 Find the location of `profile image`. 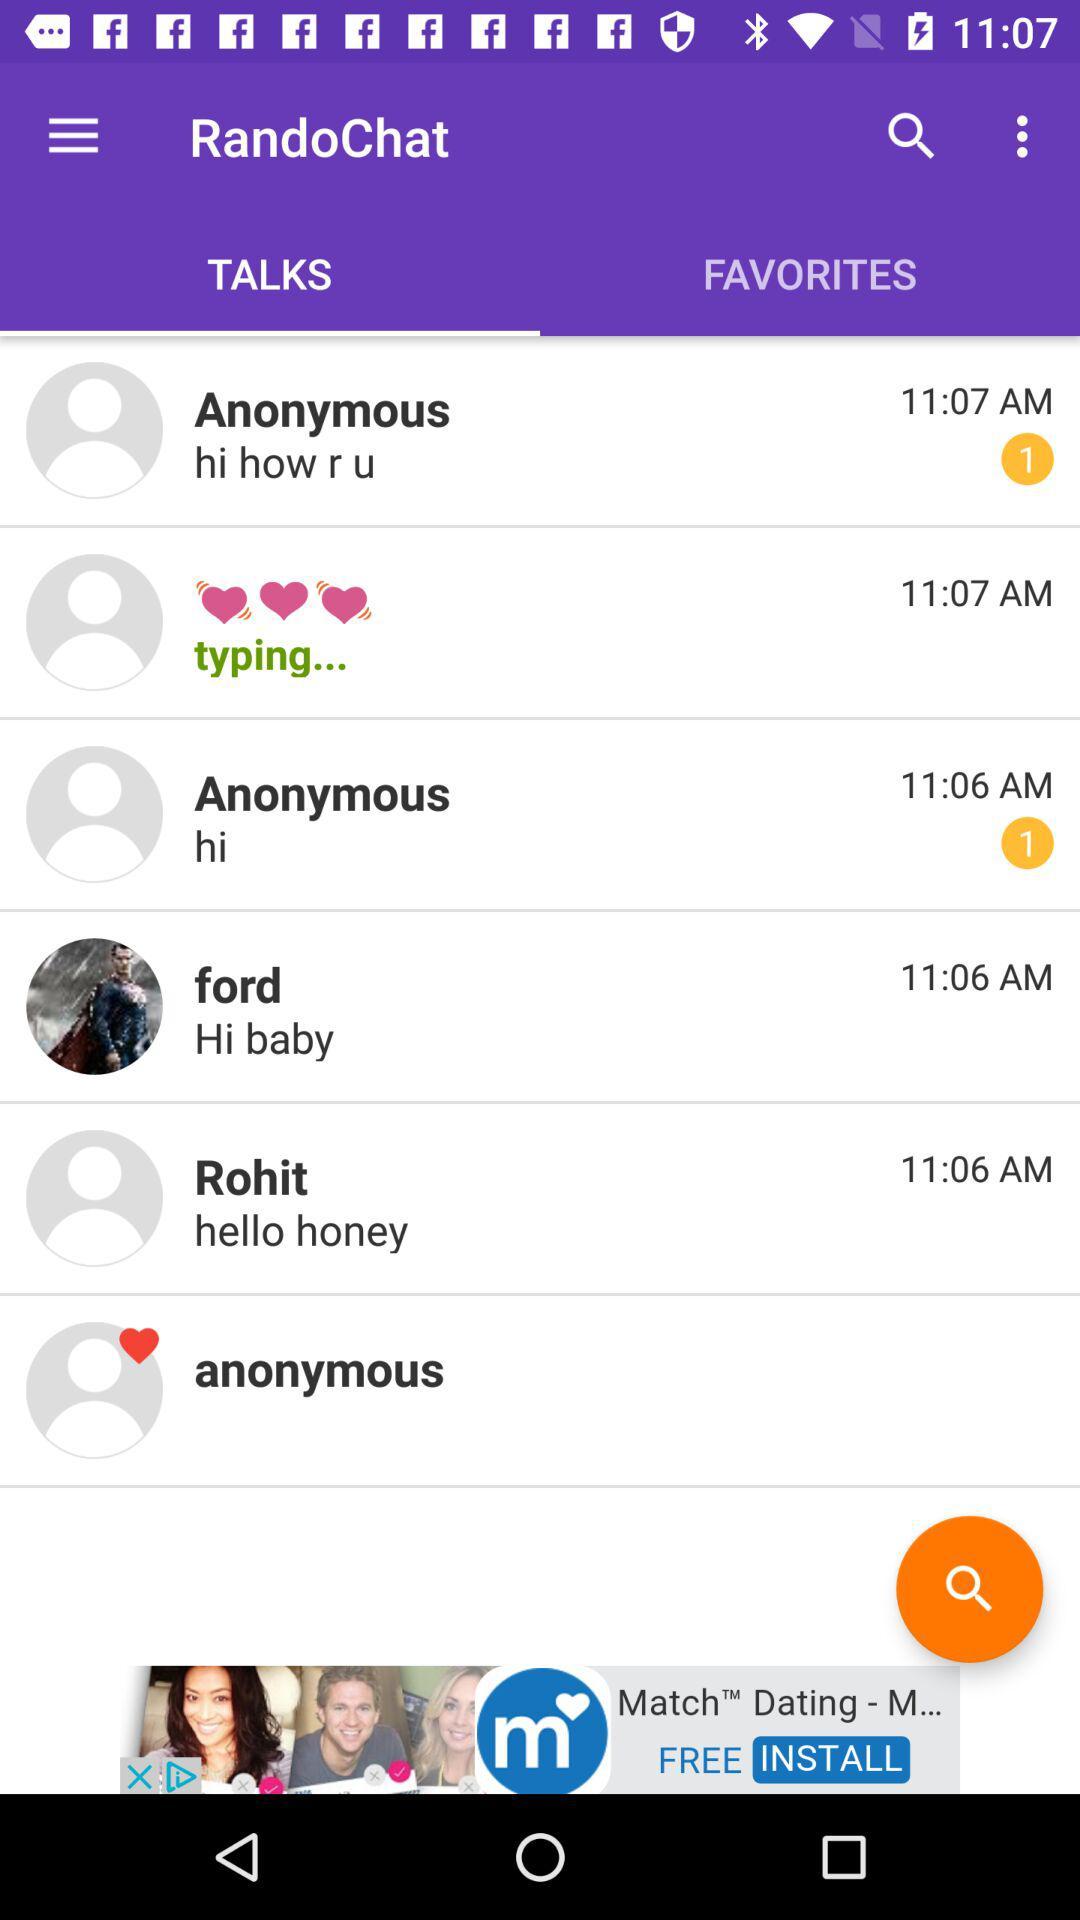

profile image is located at coordinates (94, 1389).